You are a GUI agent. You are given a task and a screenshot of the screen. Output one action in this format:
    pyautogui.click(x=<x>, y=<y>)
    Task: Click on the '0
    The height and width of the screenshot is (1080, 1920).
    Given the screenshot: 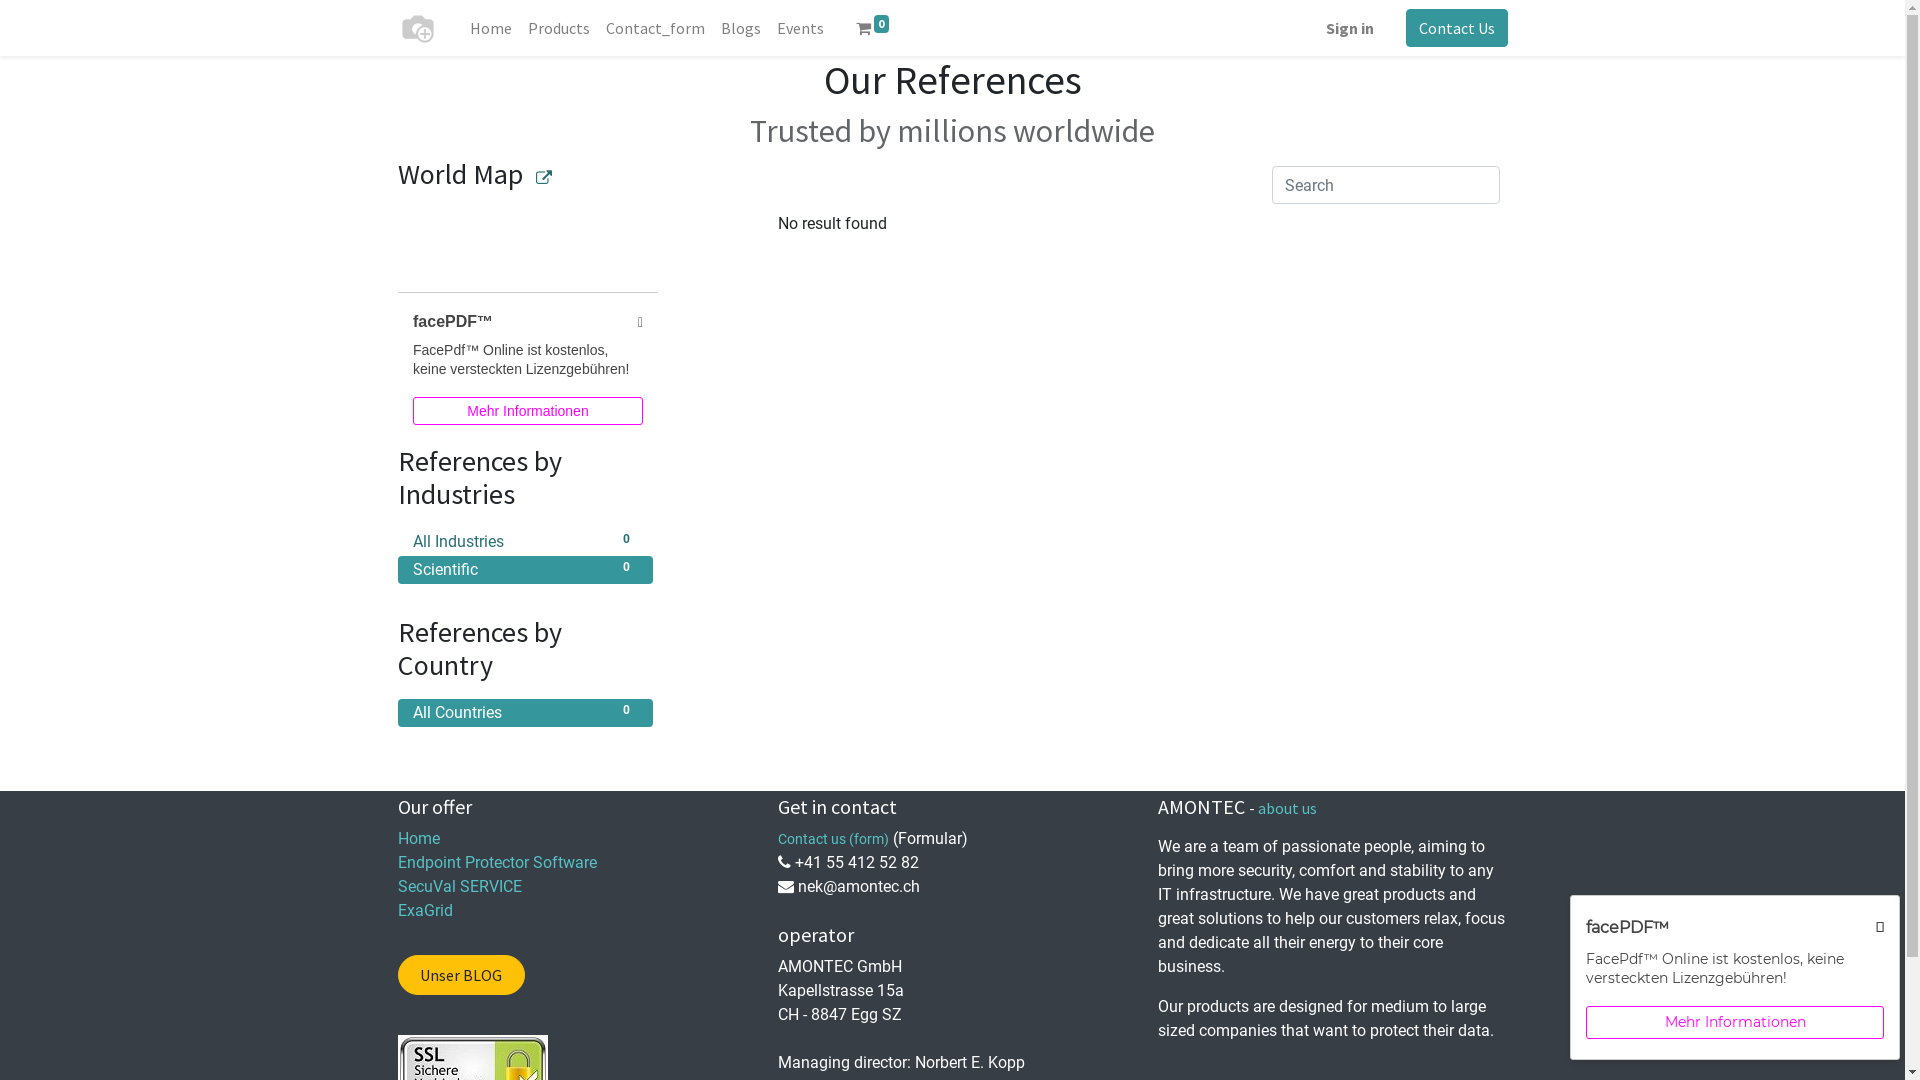 What is the action you would take?
    pyautogui.click(x=525, y=542)
    